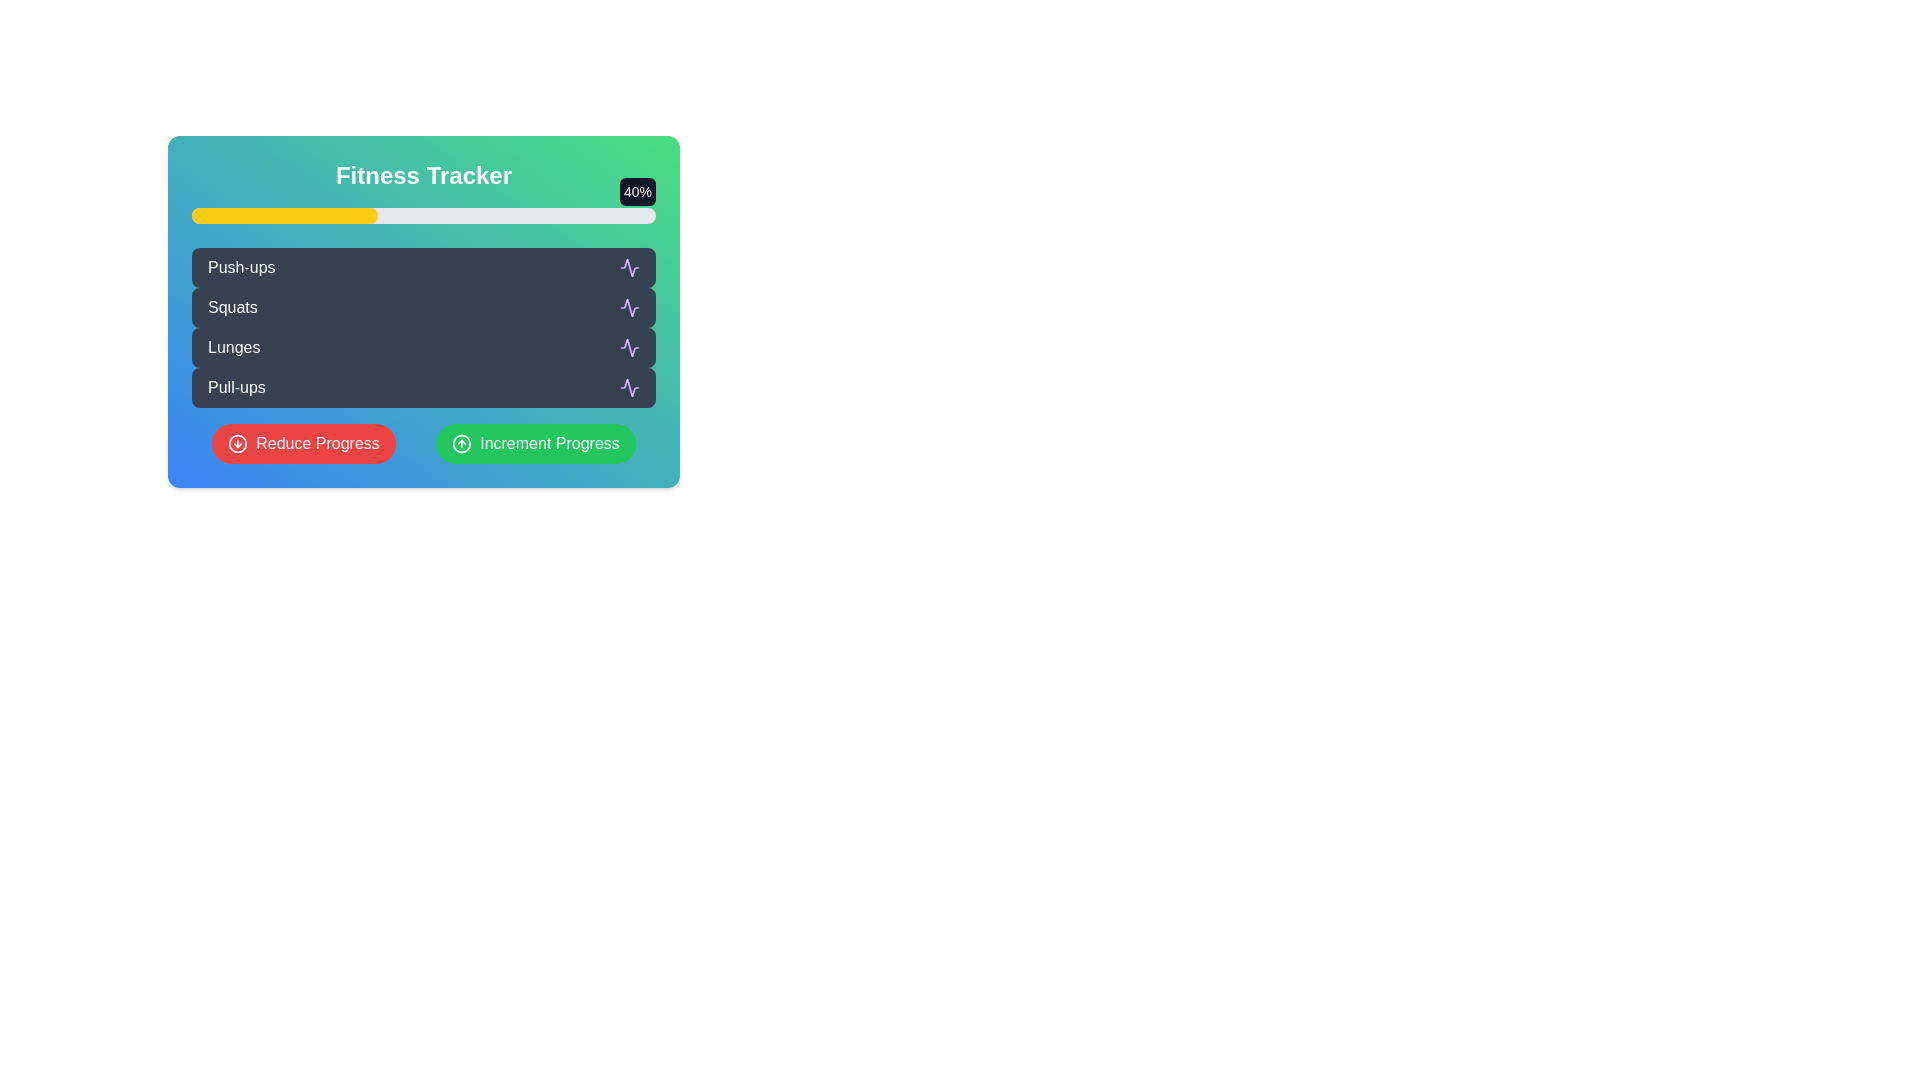 The height and width of the screenshot is (1080, 1920). What do you see at coordinates (232, 308) in the screenshot?
I see `the 'Squats' label` at bounding box center [232, 308].